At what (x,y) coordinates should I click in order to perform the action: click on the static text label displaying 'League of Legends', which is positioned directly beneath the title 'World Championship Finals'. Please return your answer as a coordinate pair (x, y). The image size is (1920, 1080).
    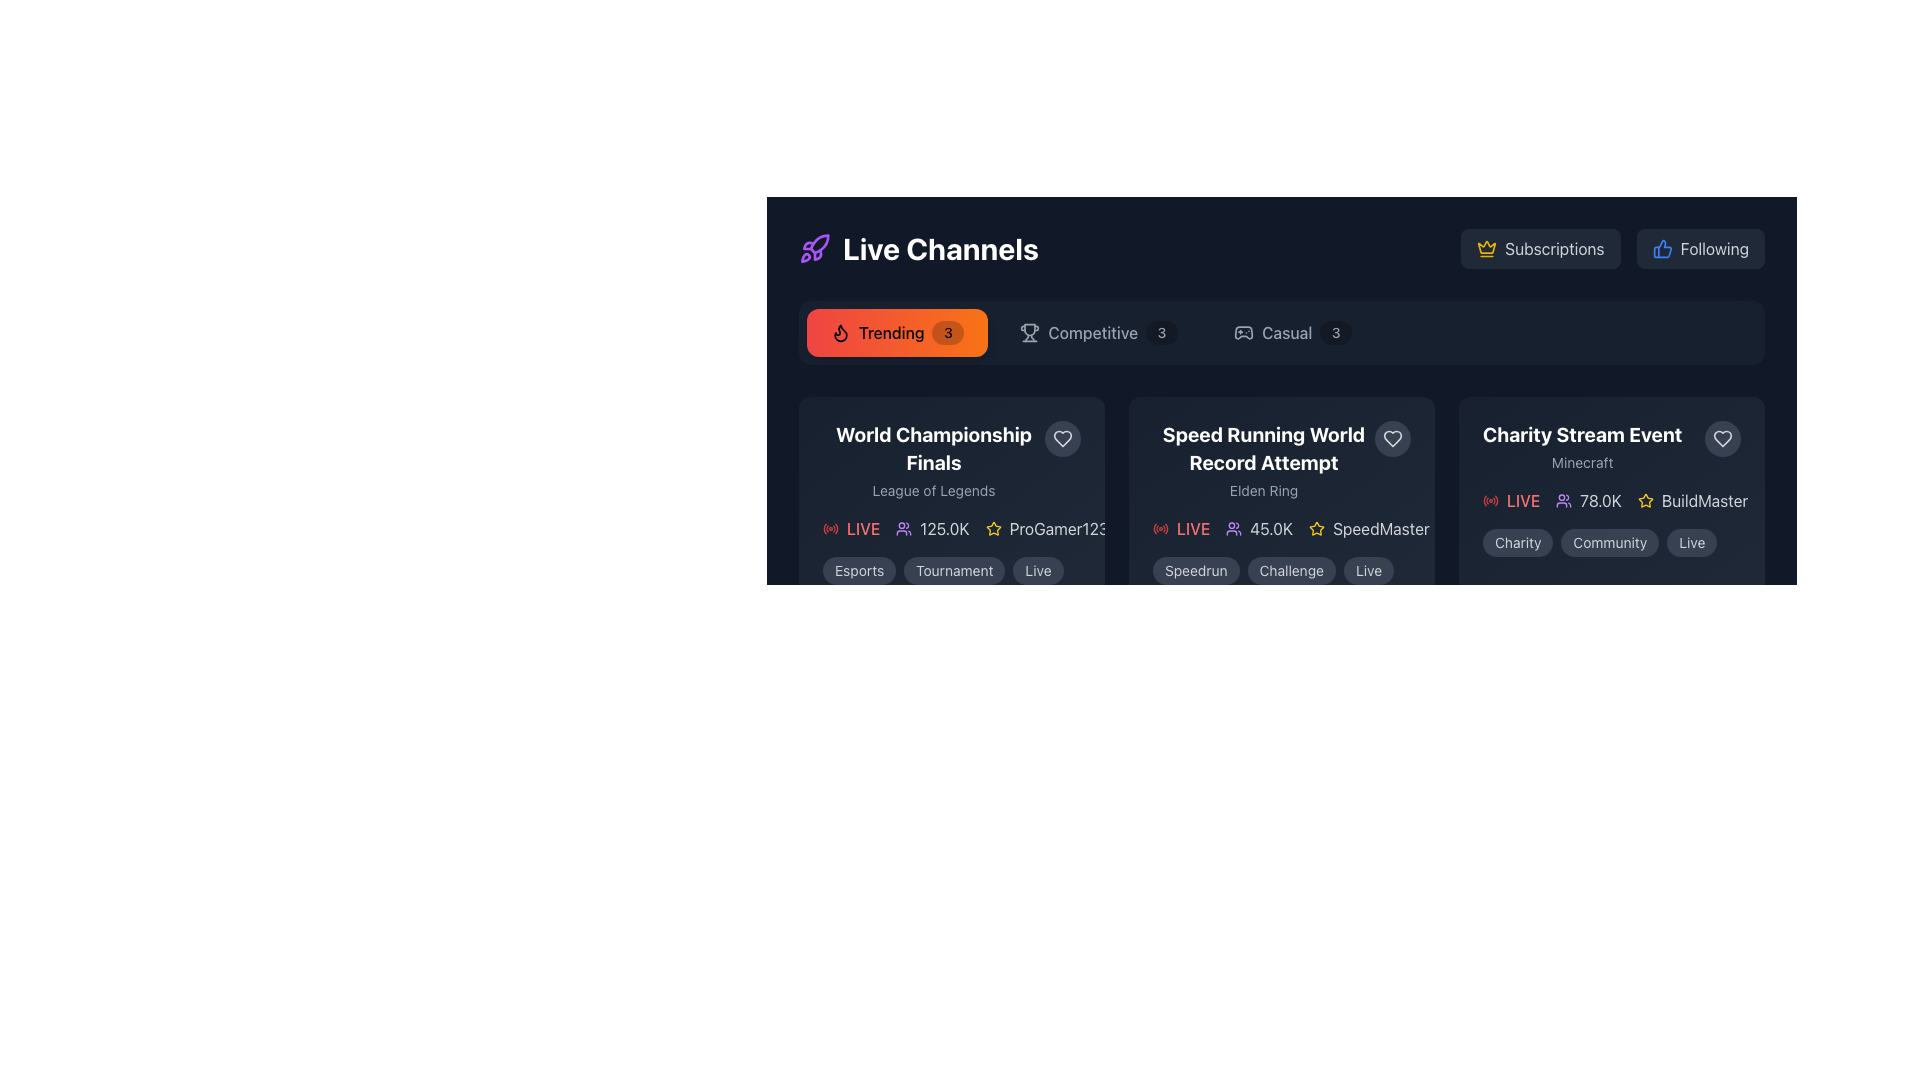
    Looking at the image, I should click on (933, 490).